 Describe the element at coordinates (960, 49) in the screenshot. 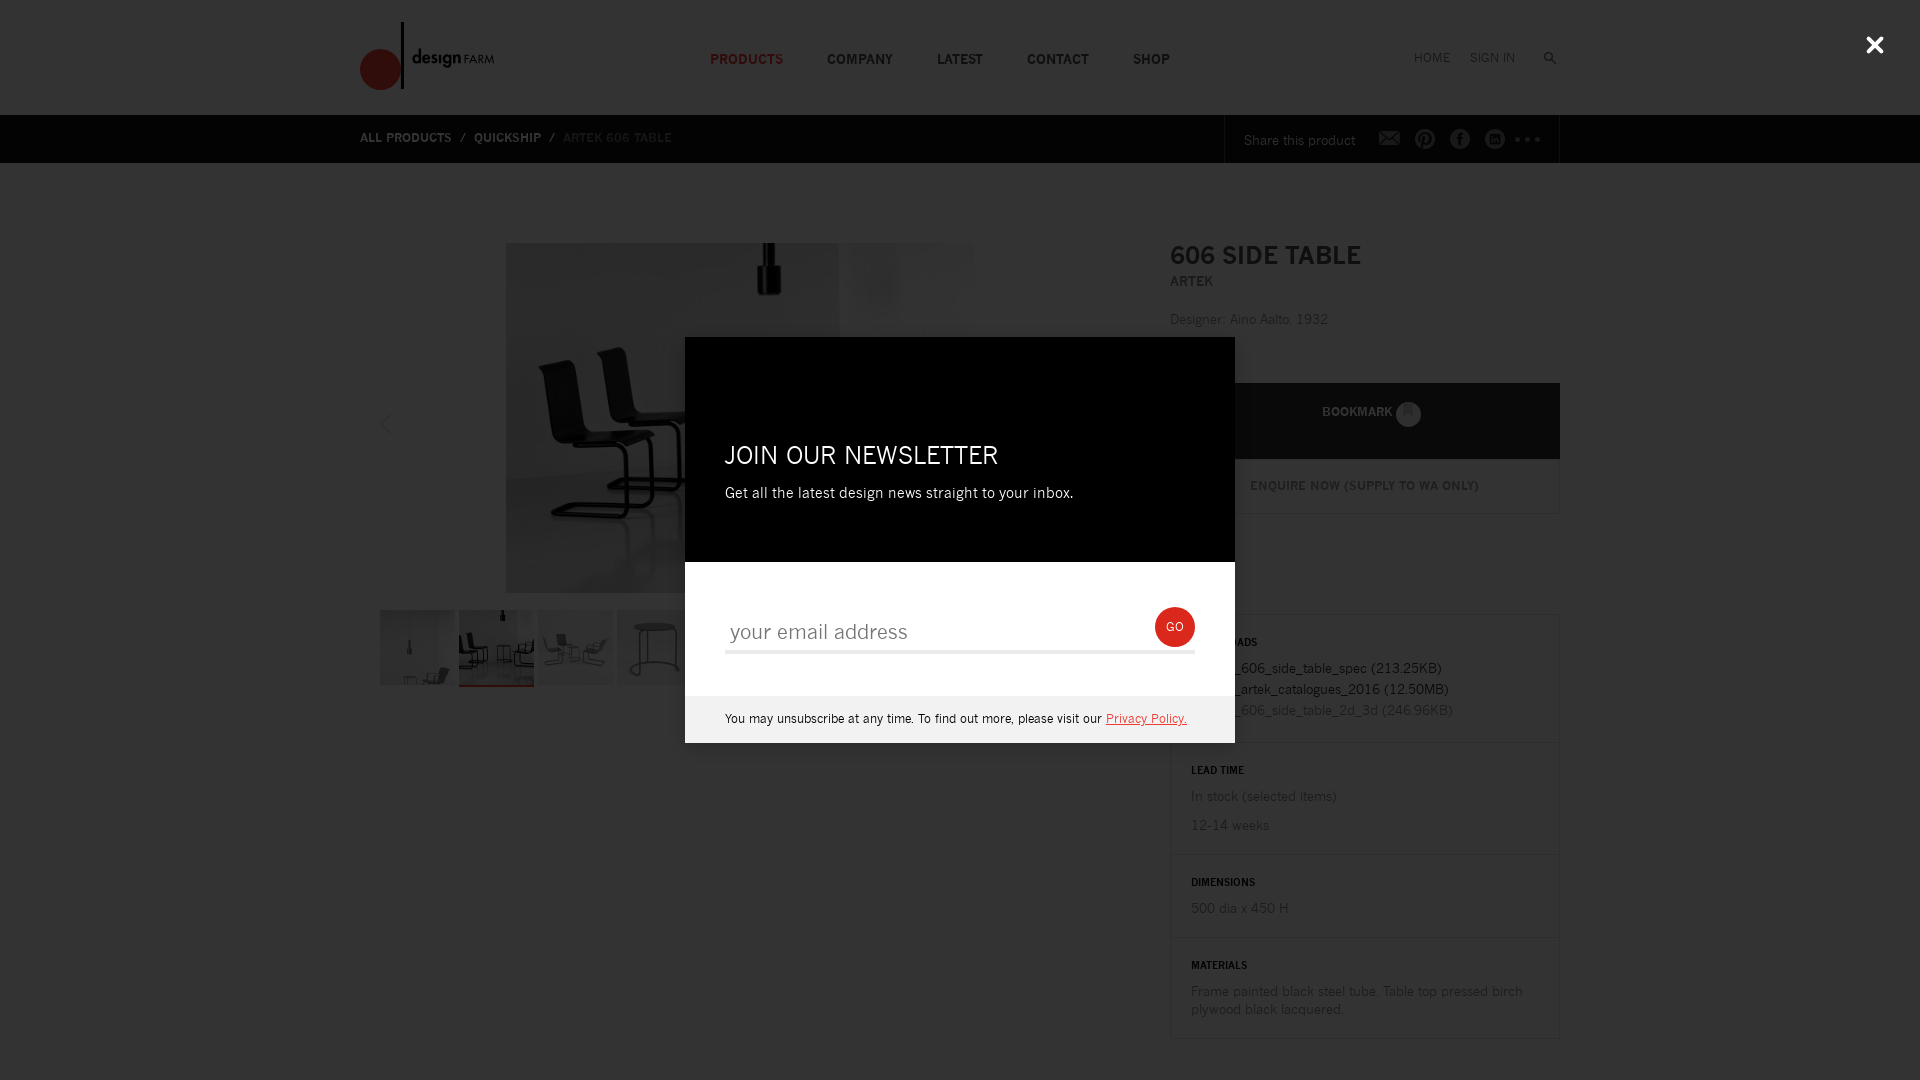

I see `'LATEST'` at that location.